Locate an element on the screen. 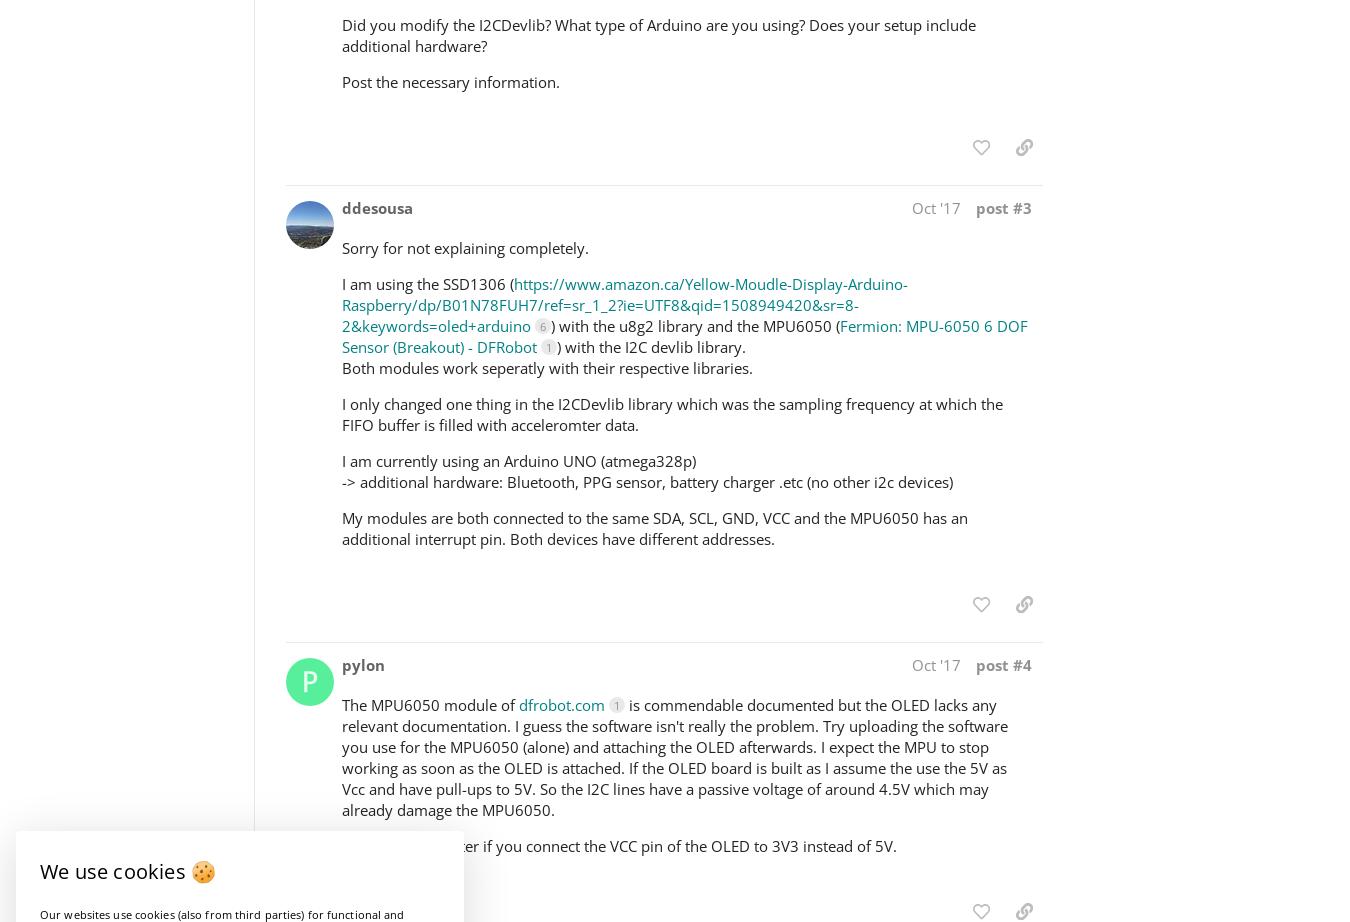  'It might work better if you connect the VCC pin of the OLED to 3V3 instead of 5V.' is located at coordinates (619, 844).